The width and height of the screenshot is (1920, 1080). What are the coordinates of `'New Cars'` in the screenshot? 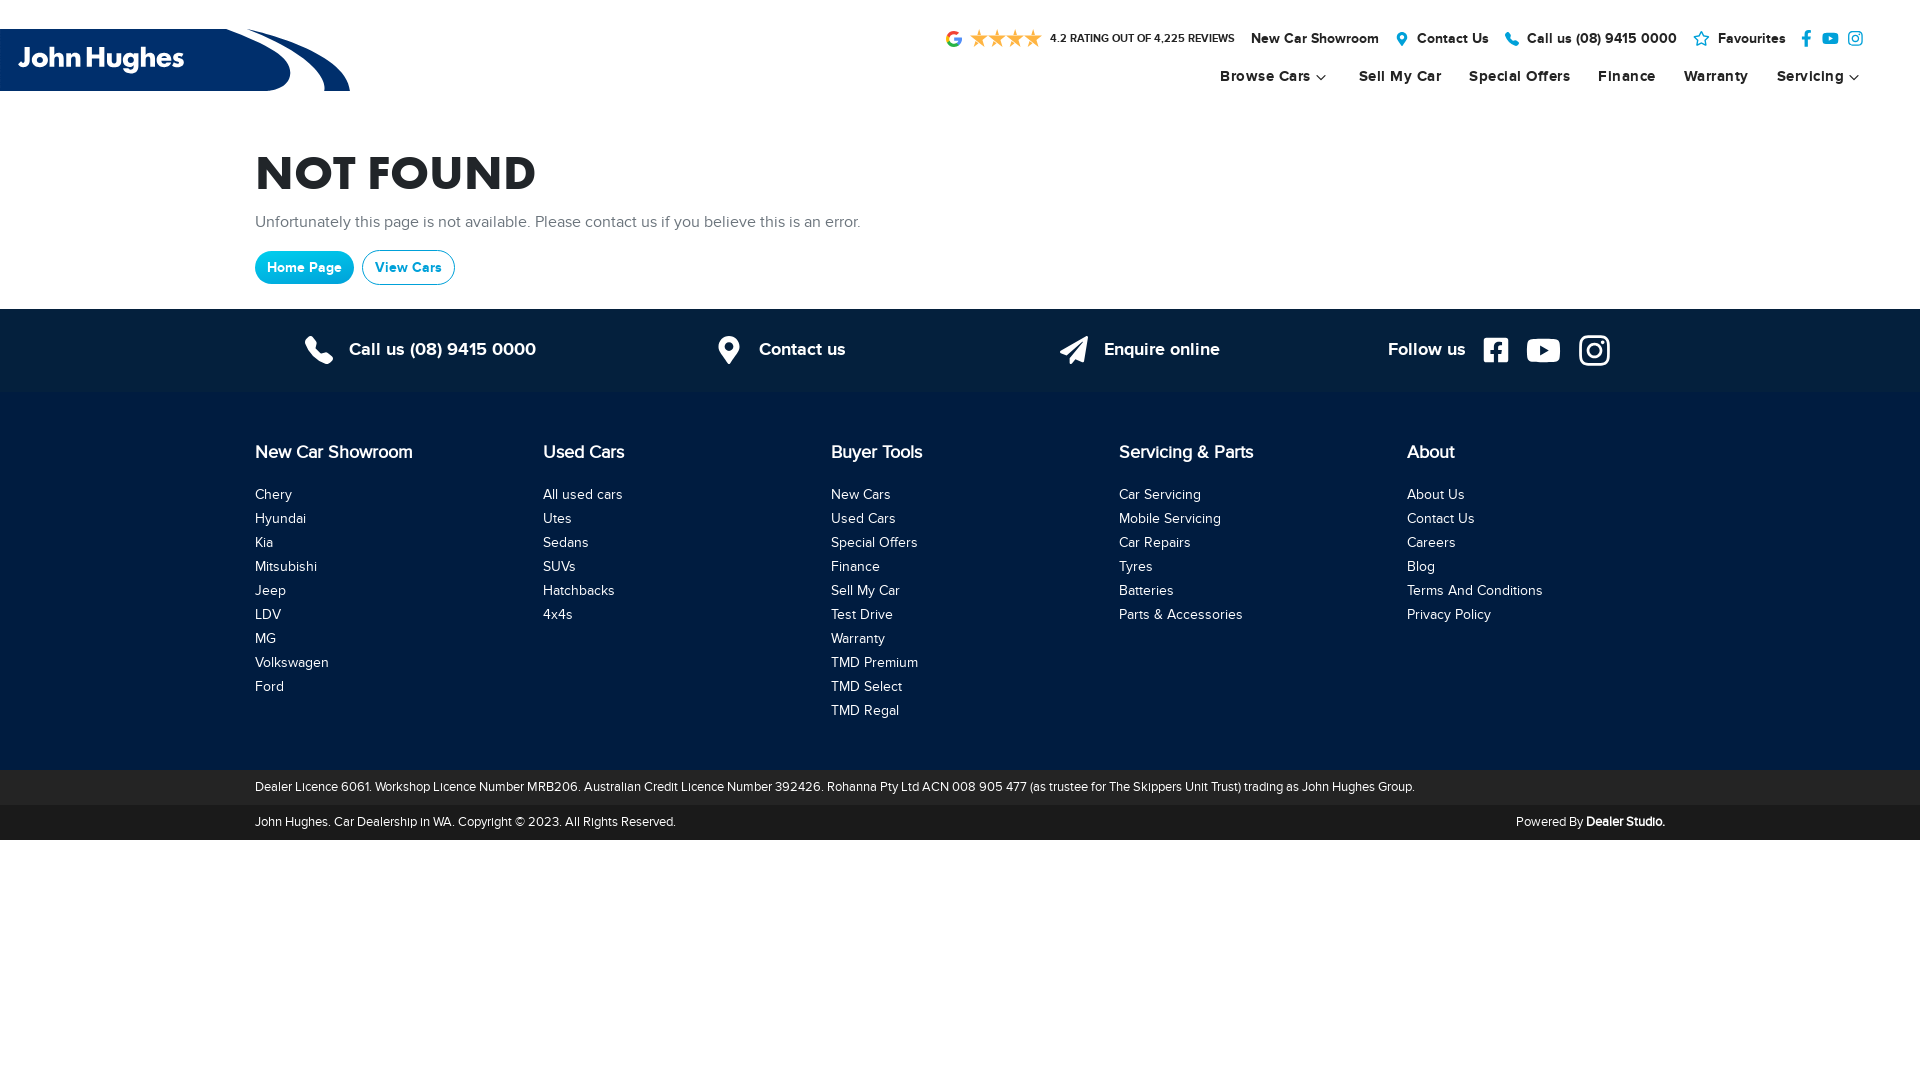 It's located at (830, 494).